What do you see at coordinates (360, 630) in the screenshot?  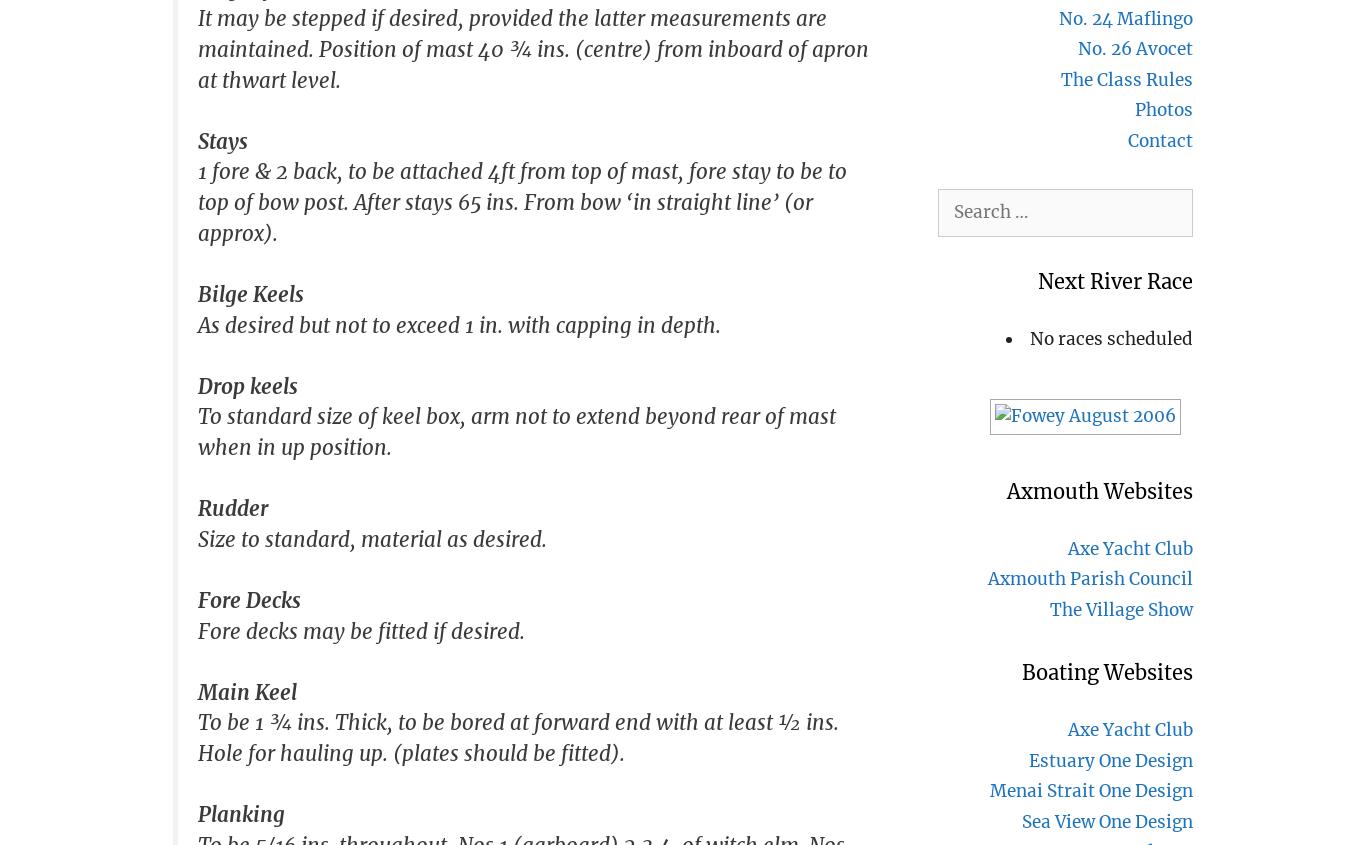 I see `'Fore decks may be fitted if desired.'` at bounding box center [360, 630].